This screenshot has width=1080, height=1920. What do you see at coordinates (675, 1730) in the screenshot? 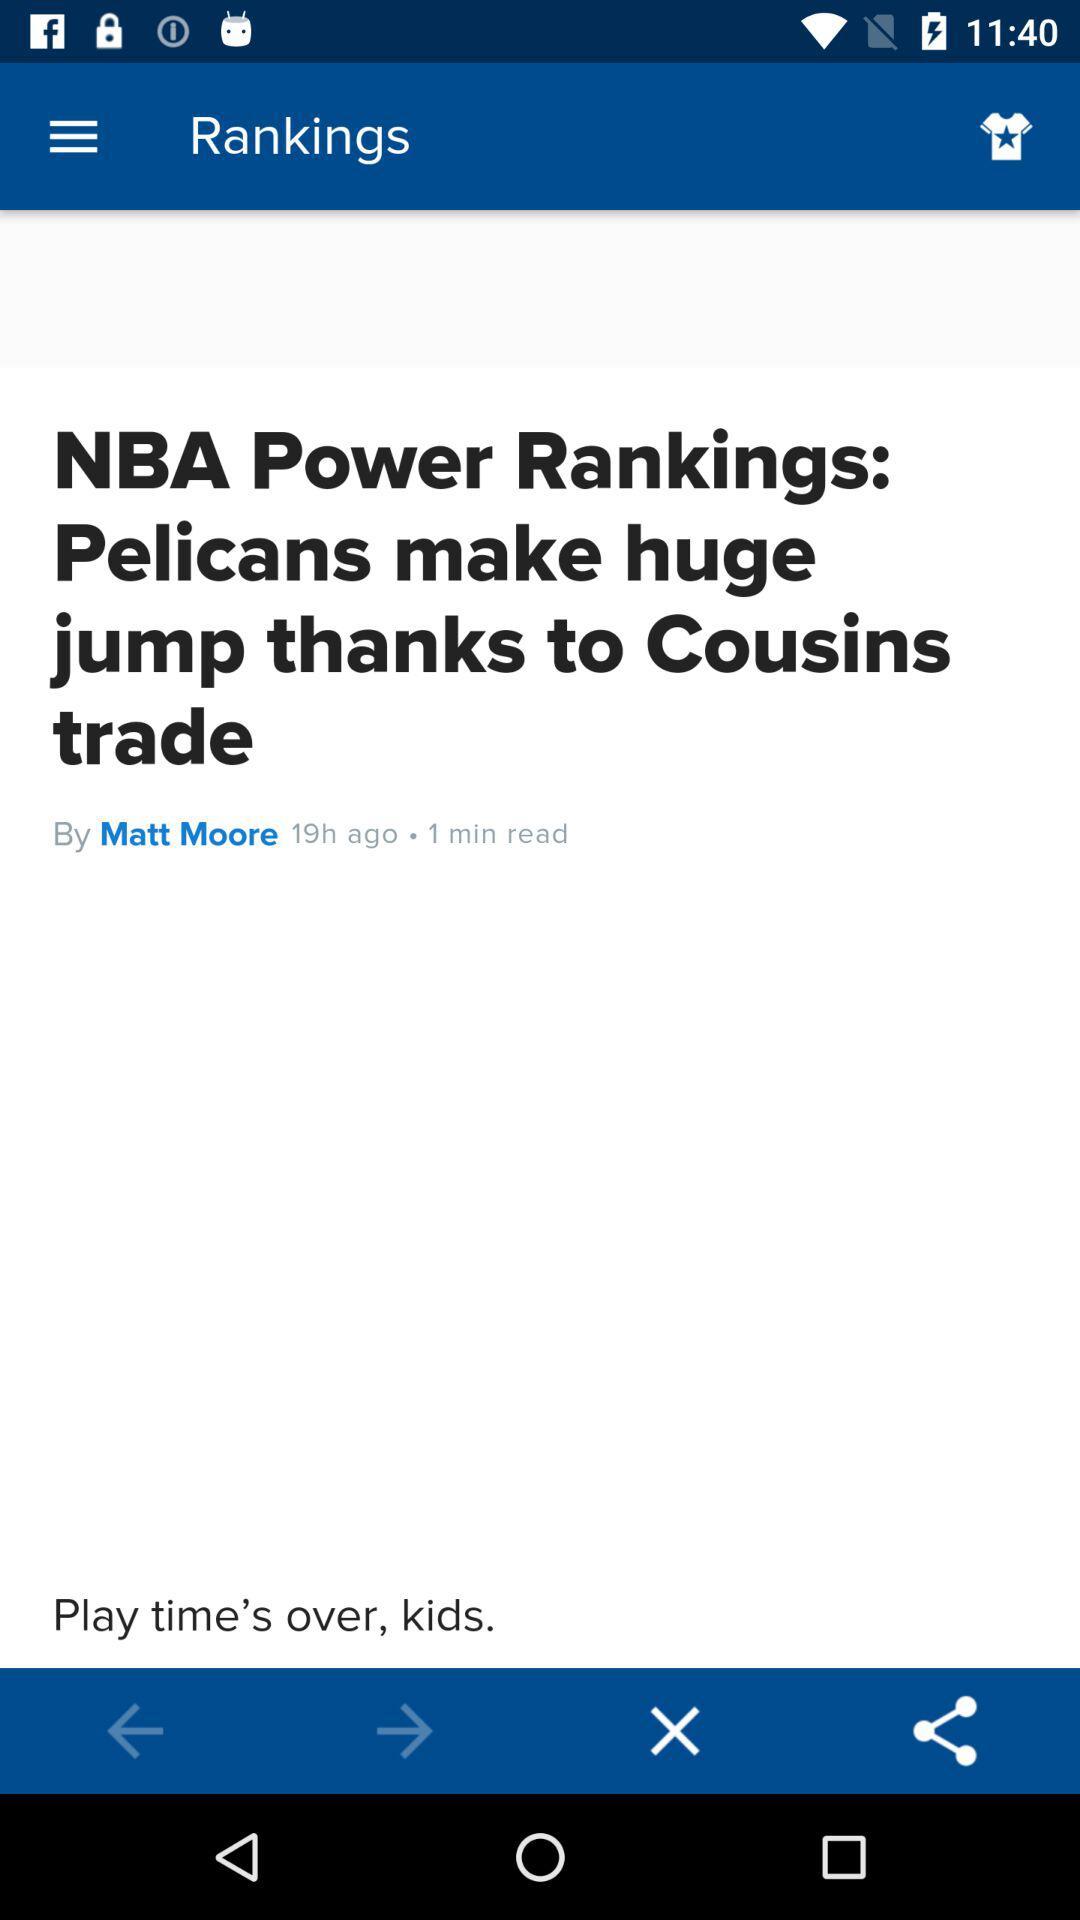
I see `end session` at bounding box center [675, 1730].